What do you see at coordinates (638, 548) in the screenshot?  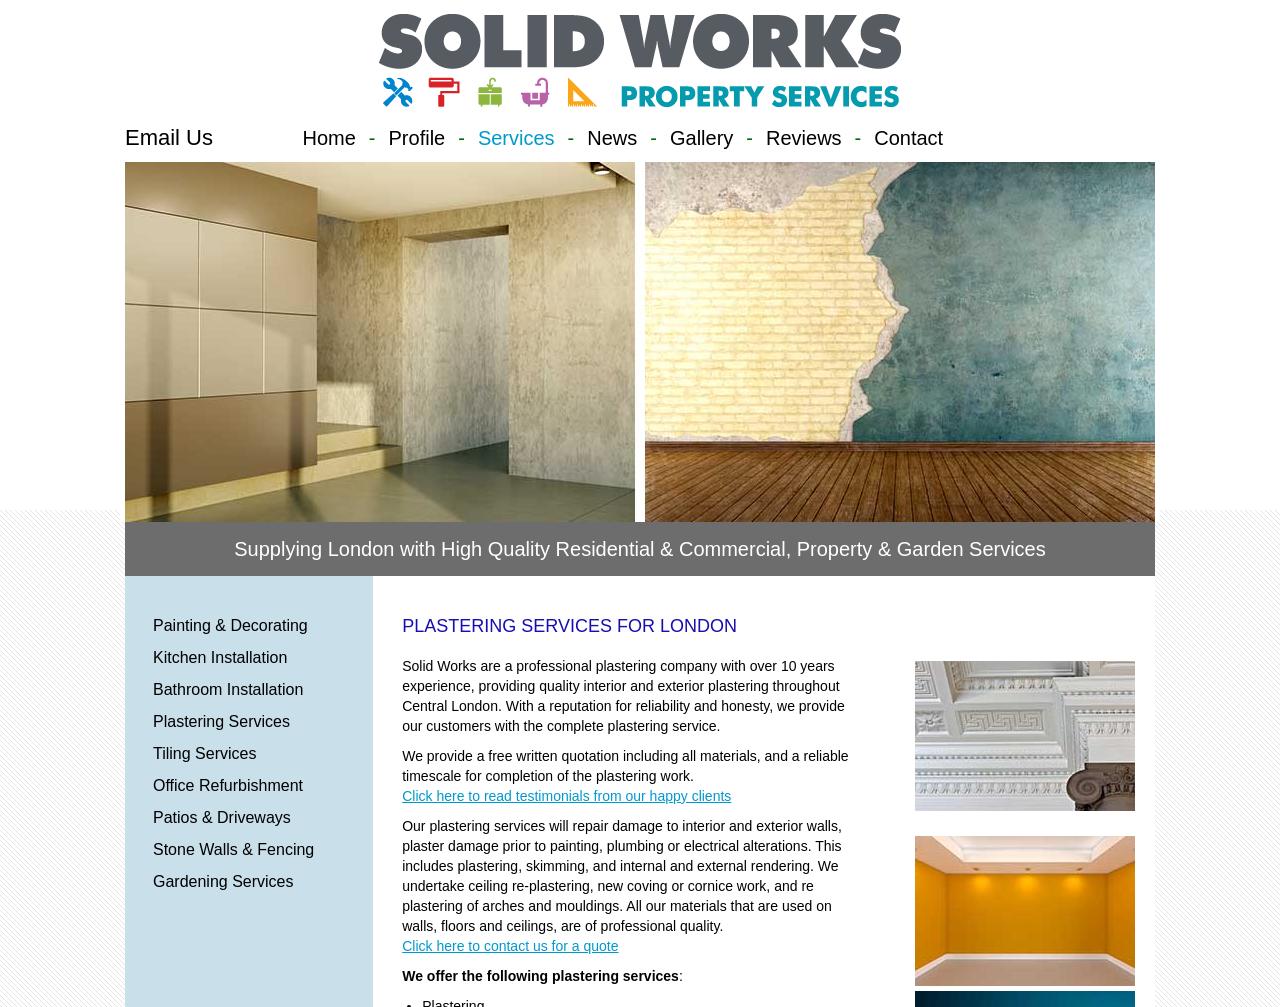 I see `'Supplying London with High Quality Residential & Commercial, Property & Garden Services'` at bounding box center [638, 548].